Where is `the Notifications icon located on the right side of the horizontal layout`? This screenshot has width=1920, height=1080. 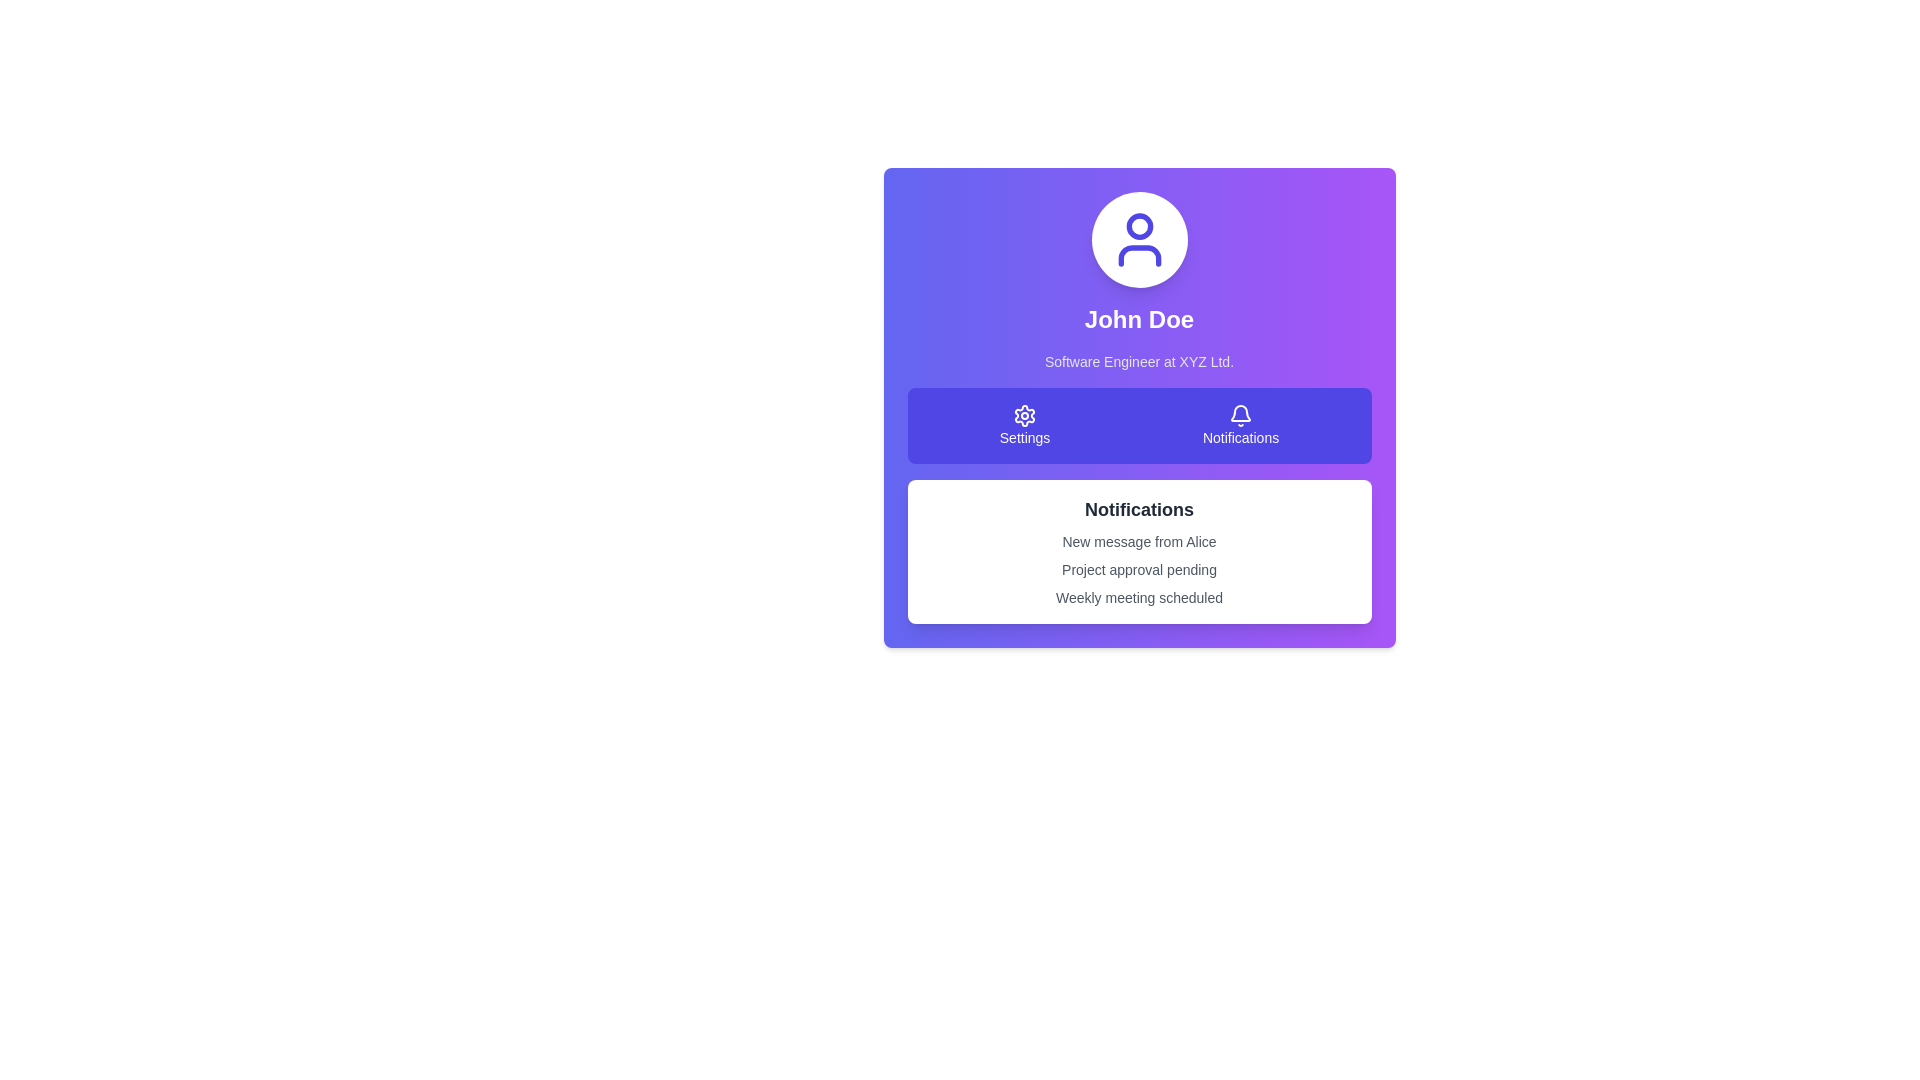 the Notifications icon located on the right side of the horizontal layout is located at coordinates (1240, 415).